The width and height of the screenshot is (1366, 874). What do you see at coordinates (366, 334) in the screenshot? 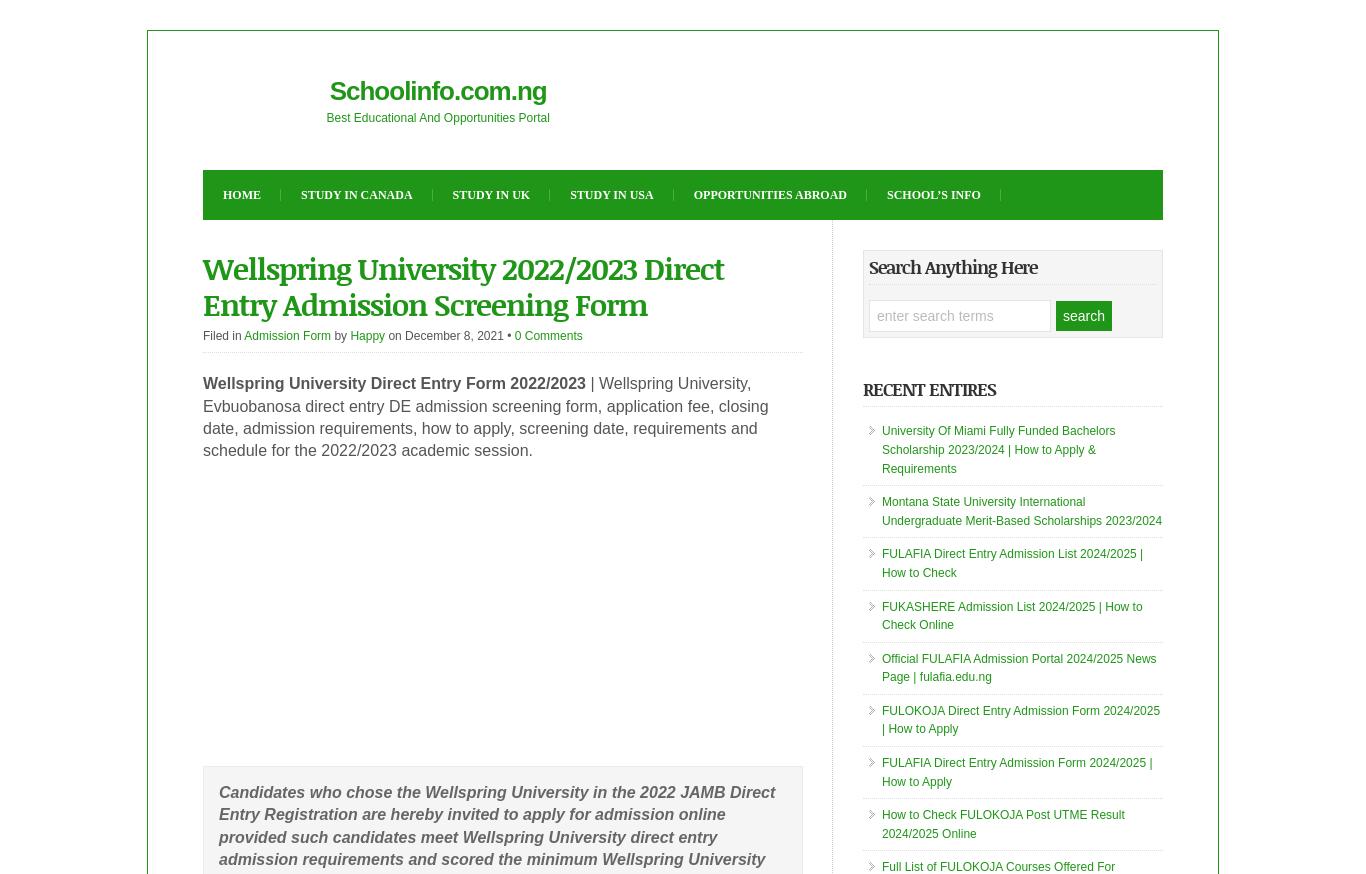
I see `'Happy'` at bounding box center [366, 334].